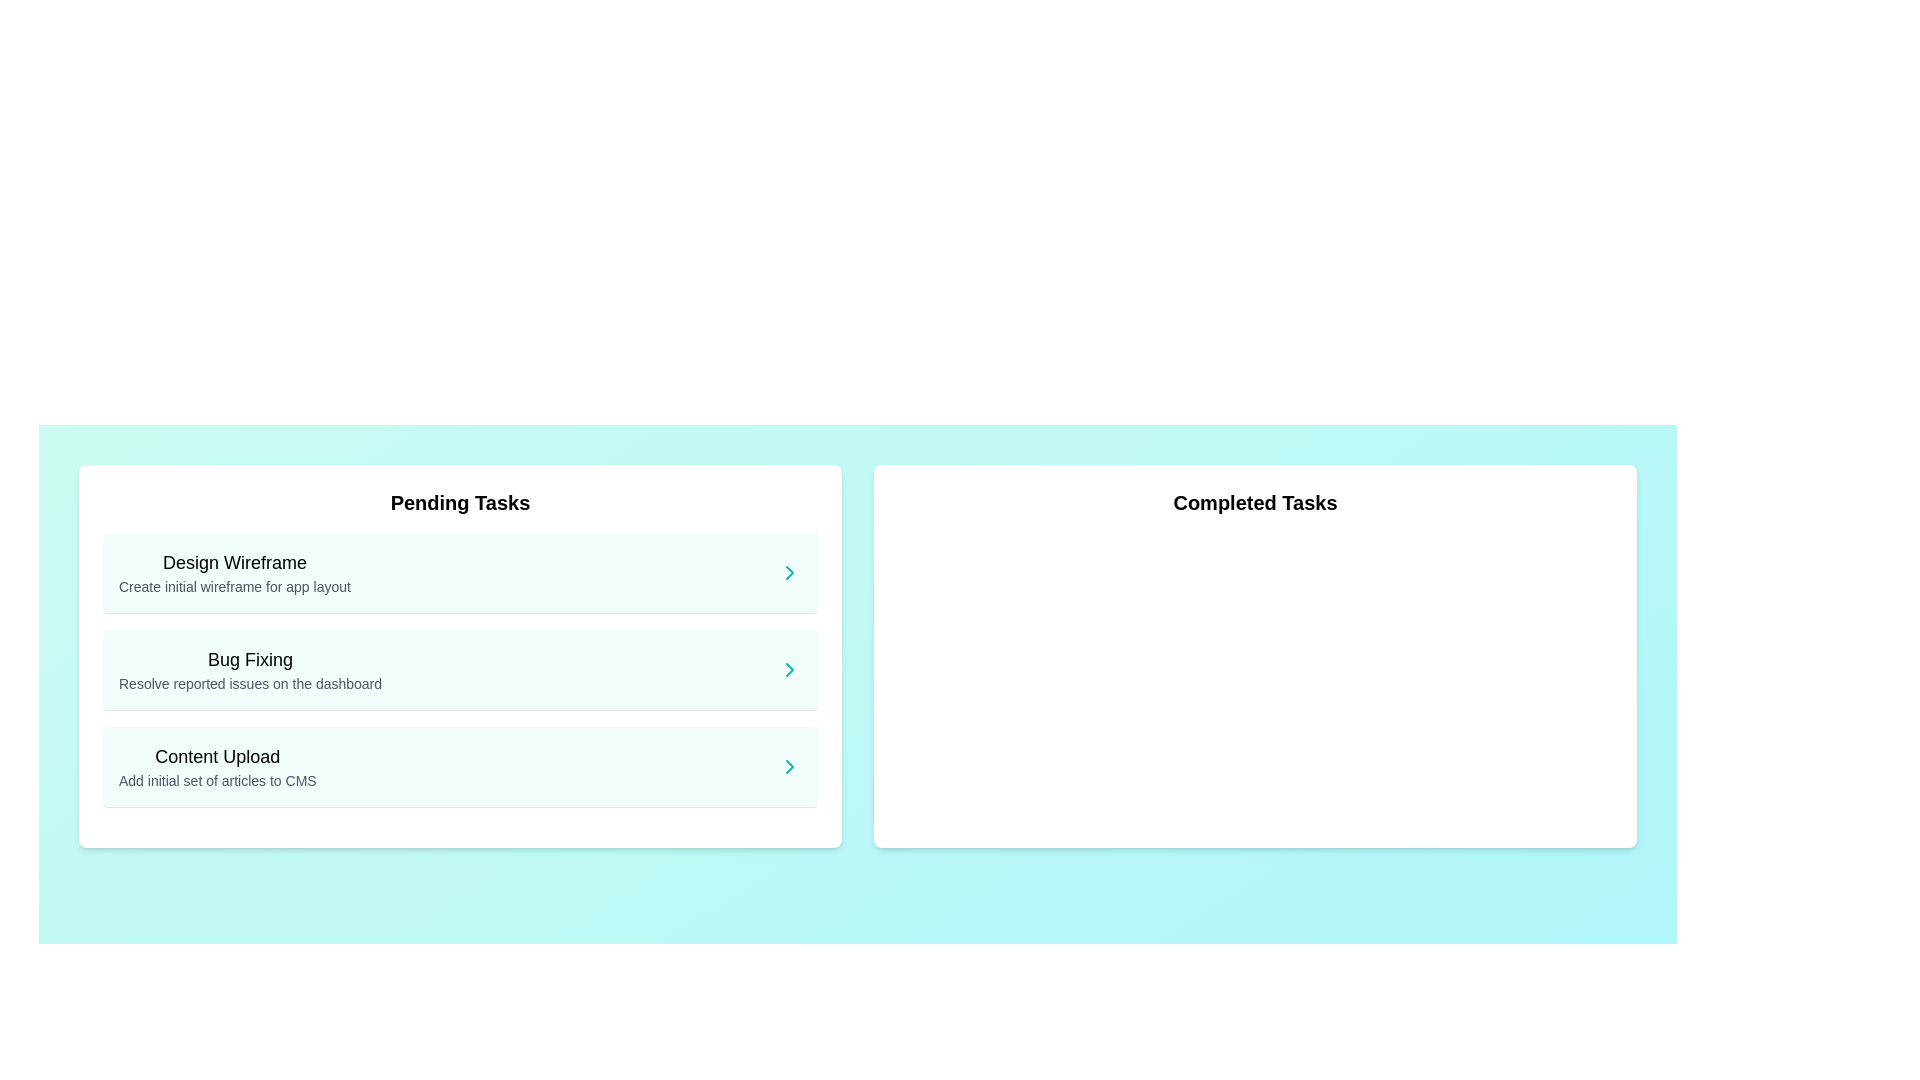 This screenshot has width=1920, height=1080. I want to click on the right-facing teal chevron icon located at the far-right of the 'Bug Fixing' task block in the 'Pending Tasks' list, so click(789, 670).